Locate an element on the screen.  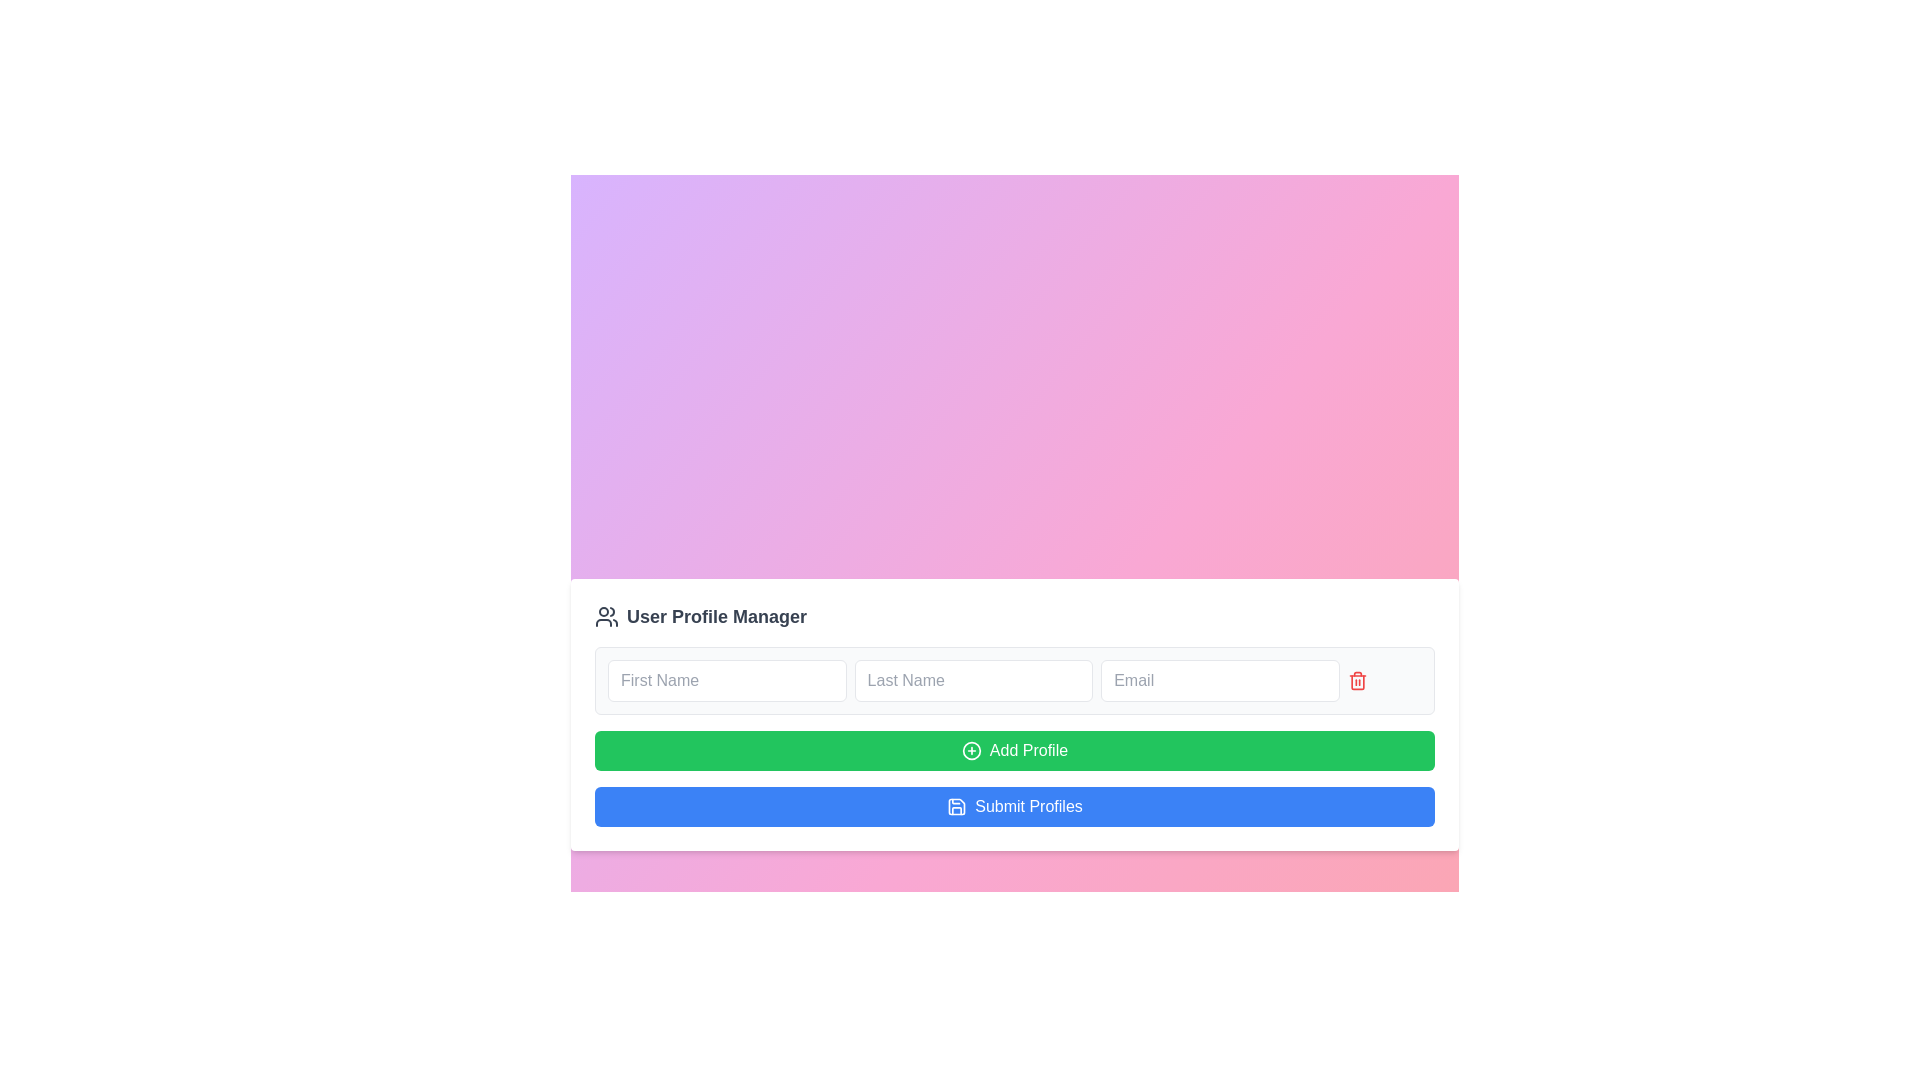
the 'save' icon located to the left of the 'Submit Profiles' button, which represents the action of saving or submitting data is located at coordinates (956, 805).